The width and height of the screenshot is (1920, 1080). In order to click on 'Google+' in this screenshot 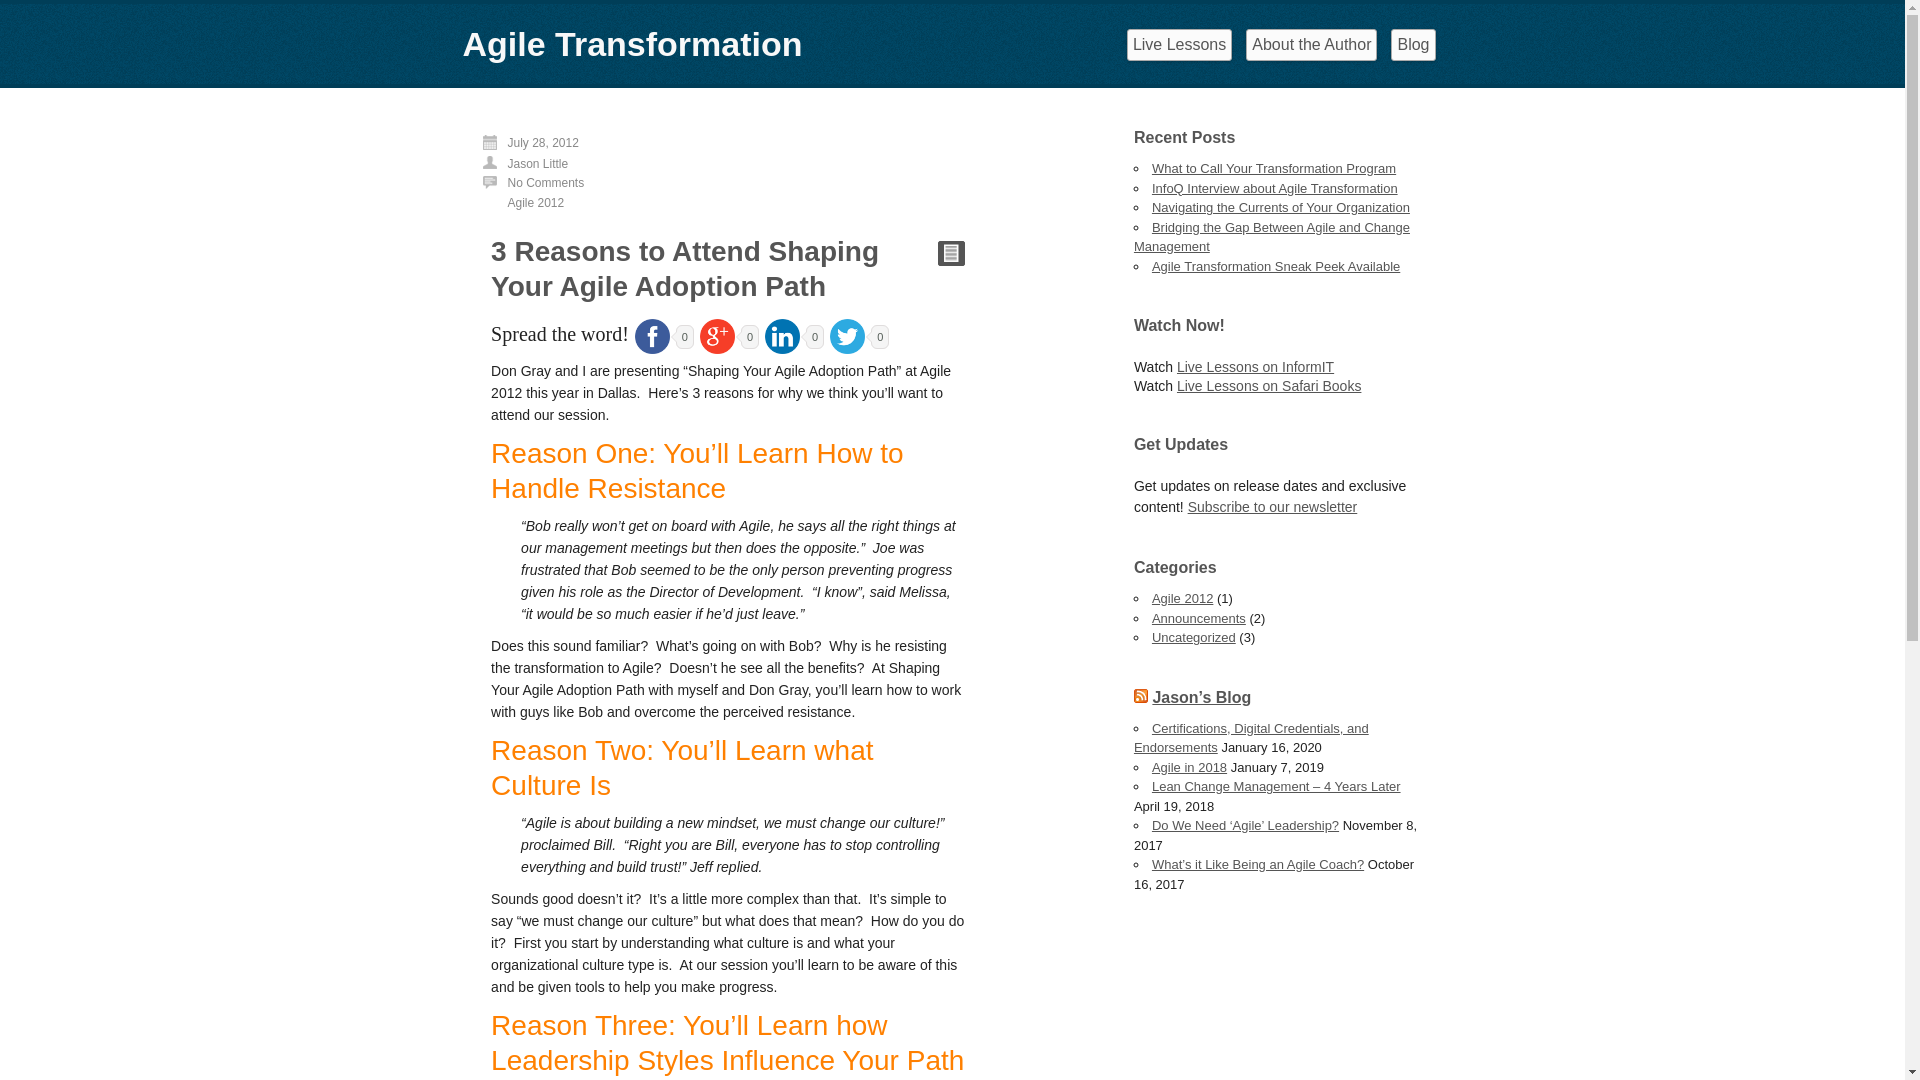, I will do `click(717, 335)`.